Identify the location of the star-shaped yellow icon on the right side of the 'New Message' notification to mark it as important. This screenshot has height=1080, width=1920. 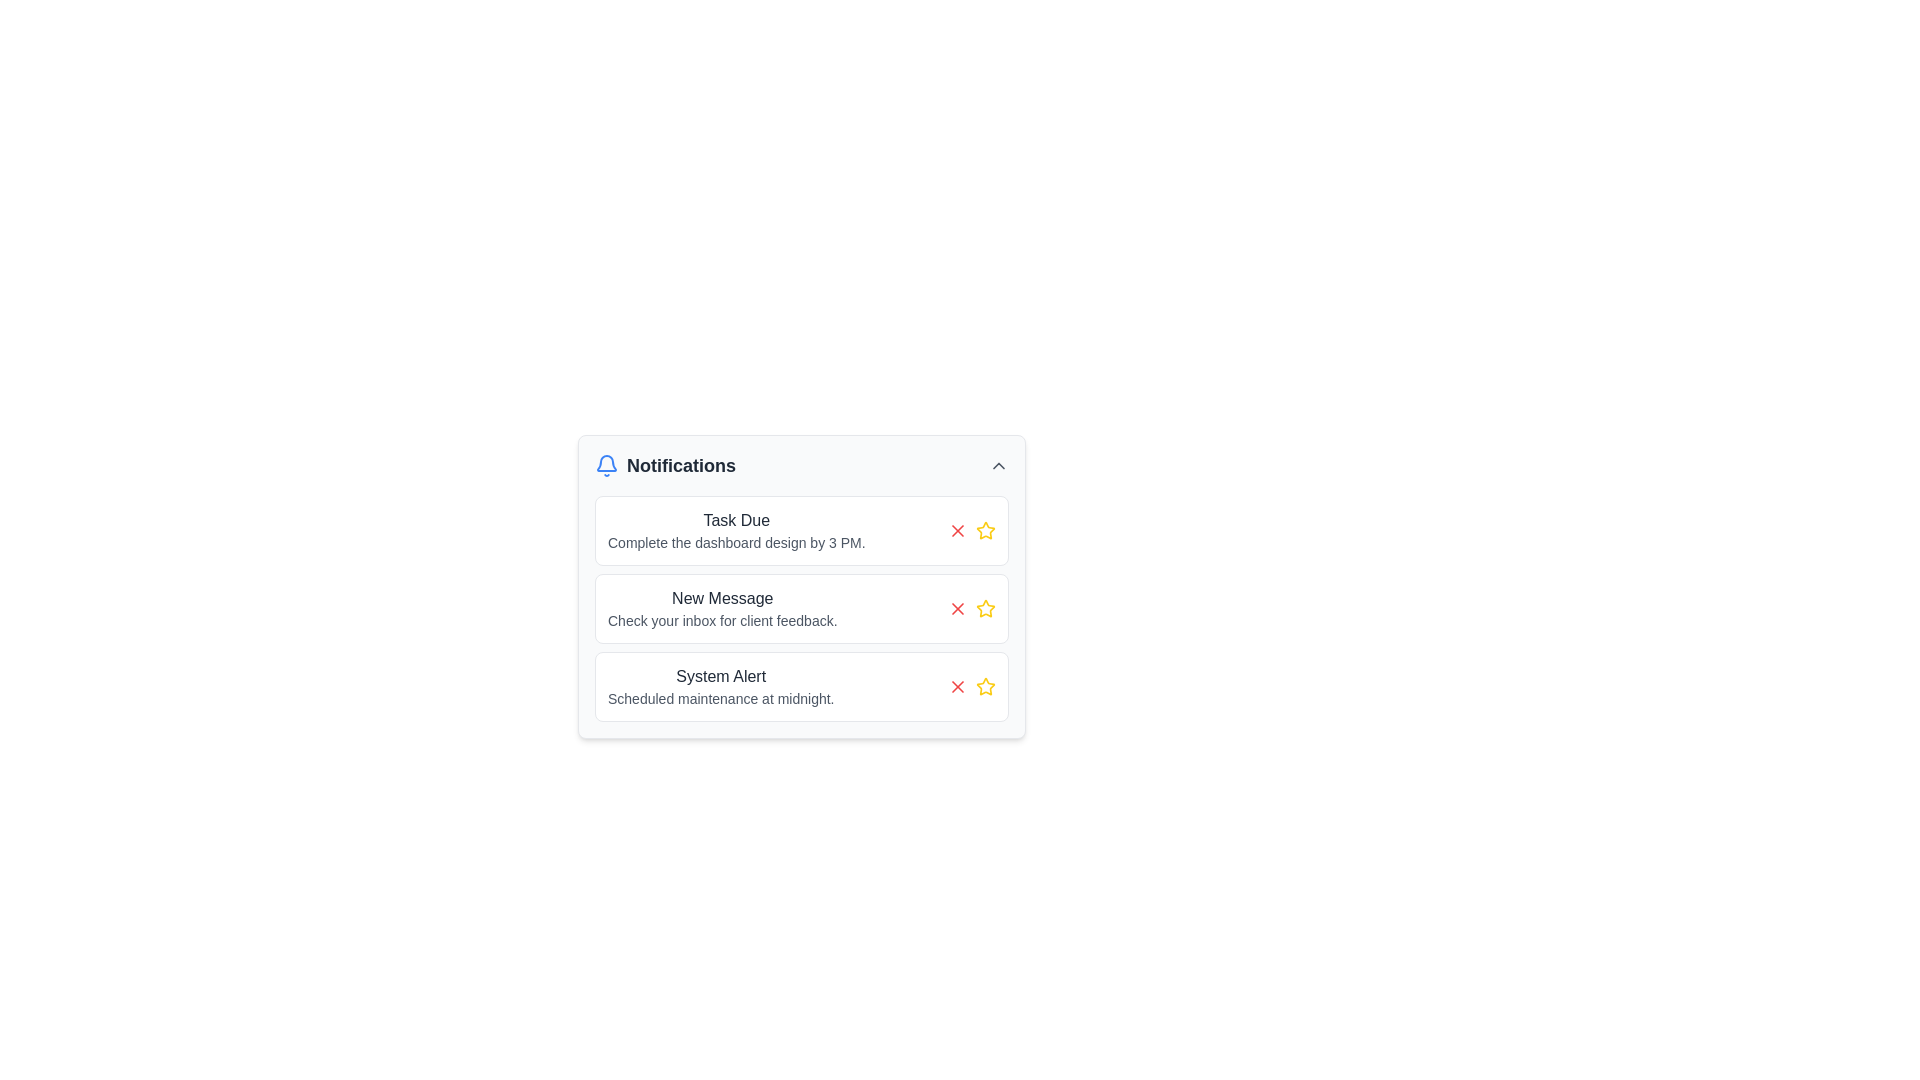
(985, 529).